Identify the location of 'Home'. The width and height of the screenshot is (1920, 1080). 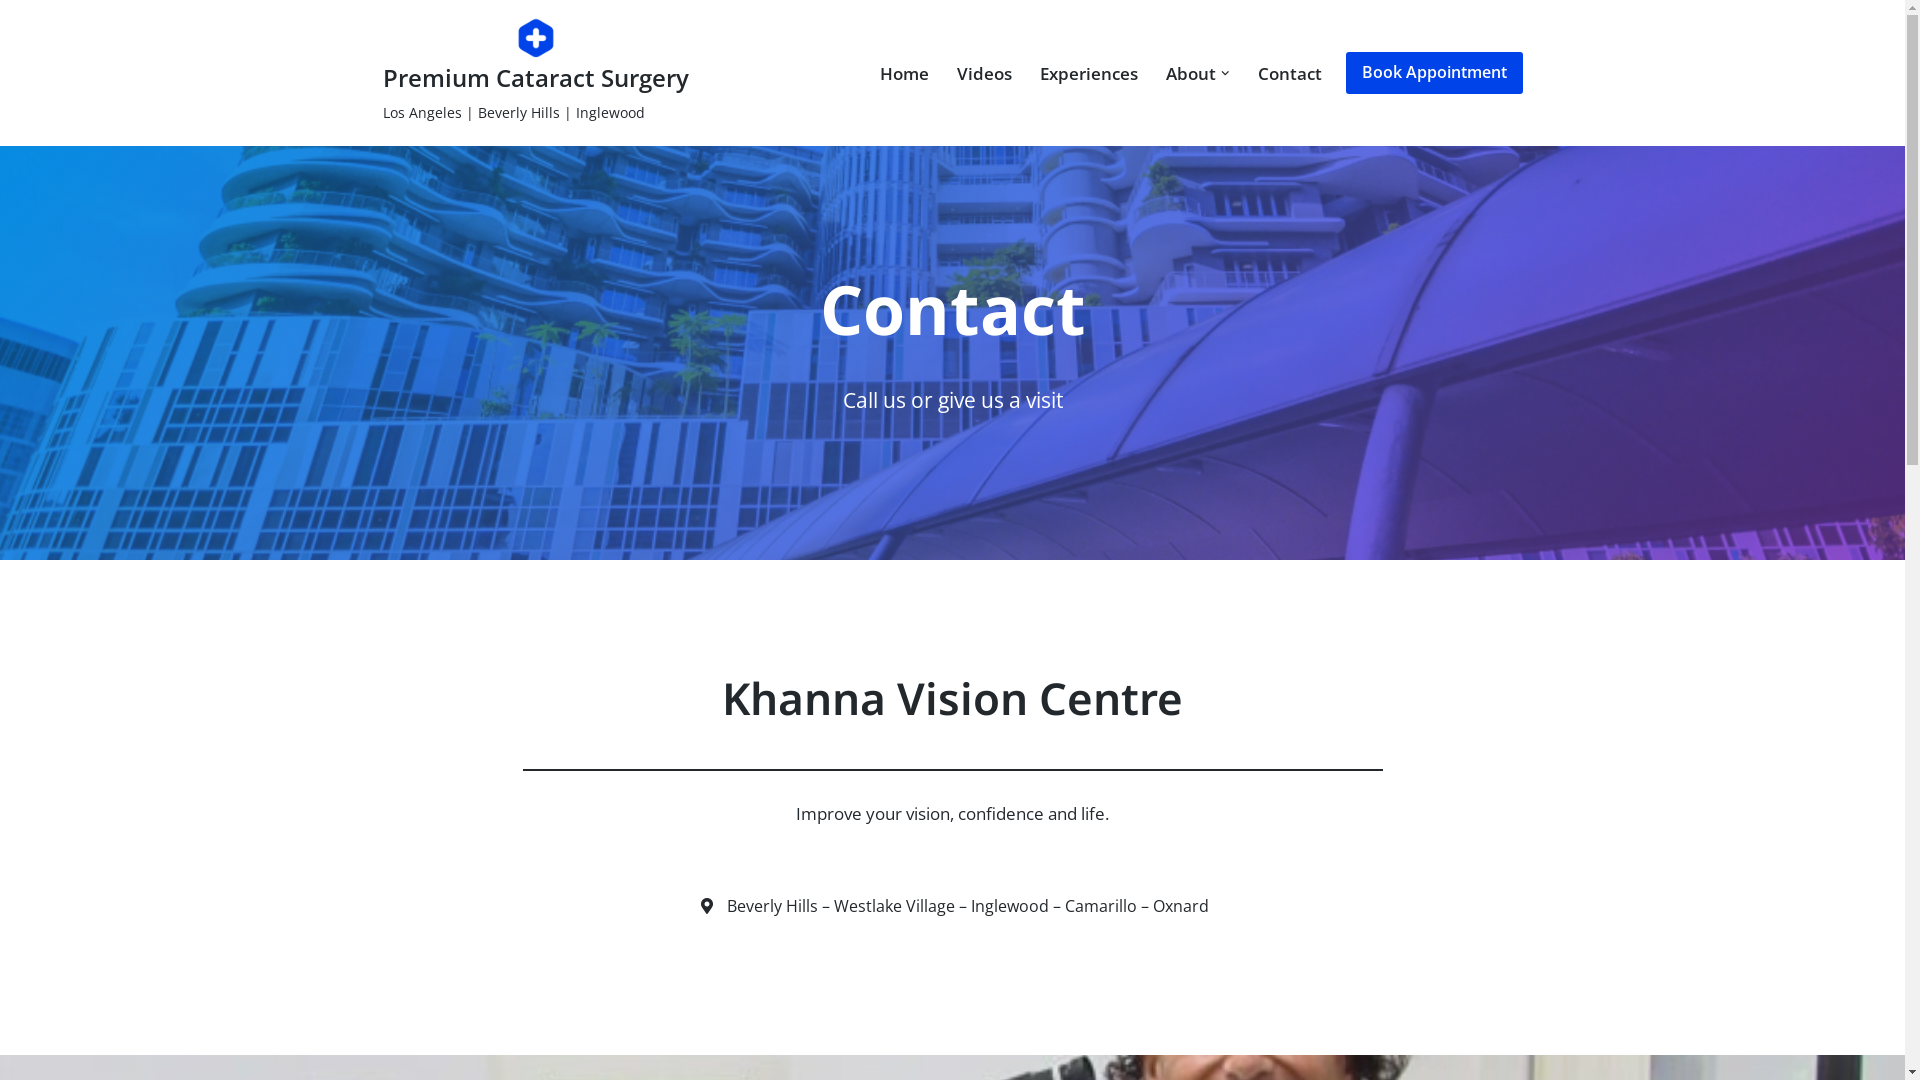
(903, 72).